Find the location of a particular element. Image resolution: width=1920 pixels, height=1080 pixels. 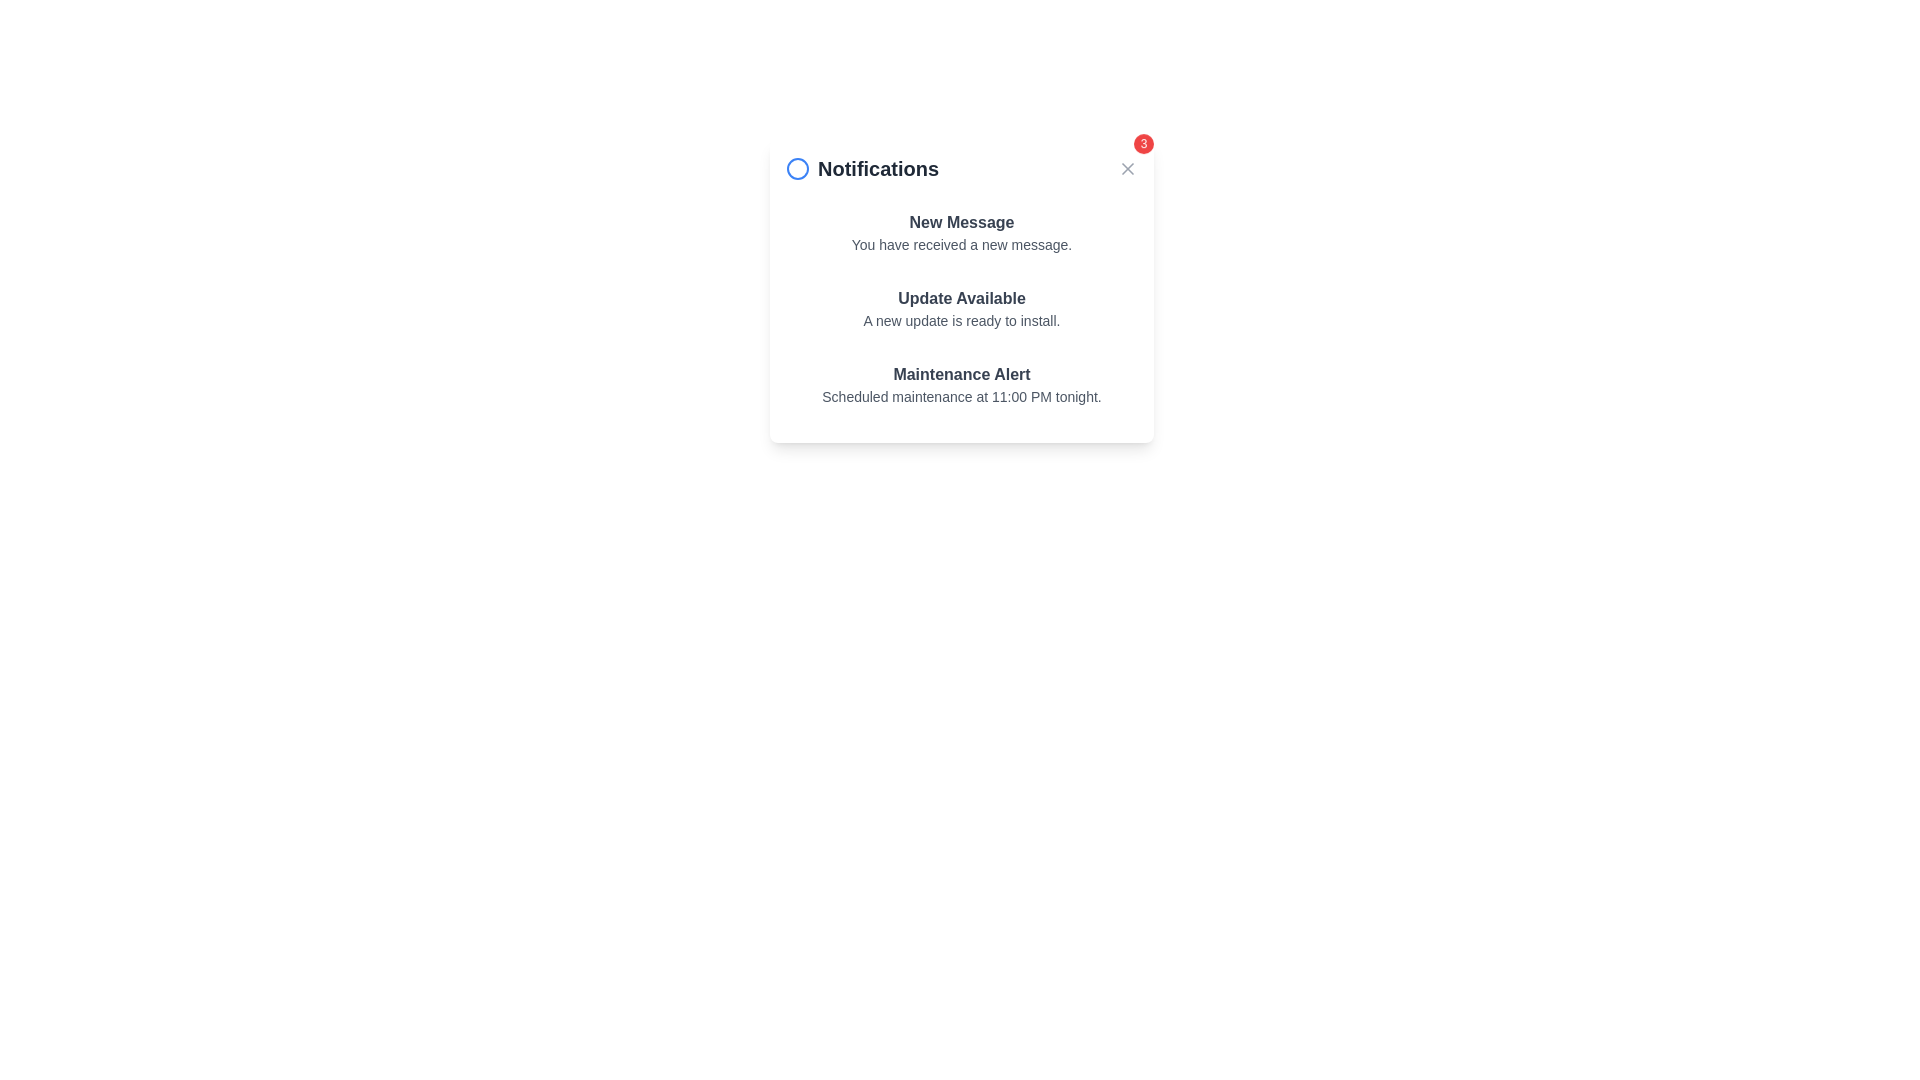

the informational notification component titled 'Maintenance Alert', which features a bold title and gray text, located as the third item in the notification list is located at coordinates (961, 385).